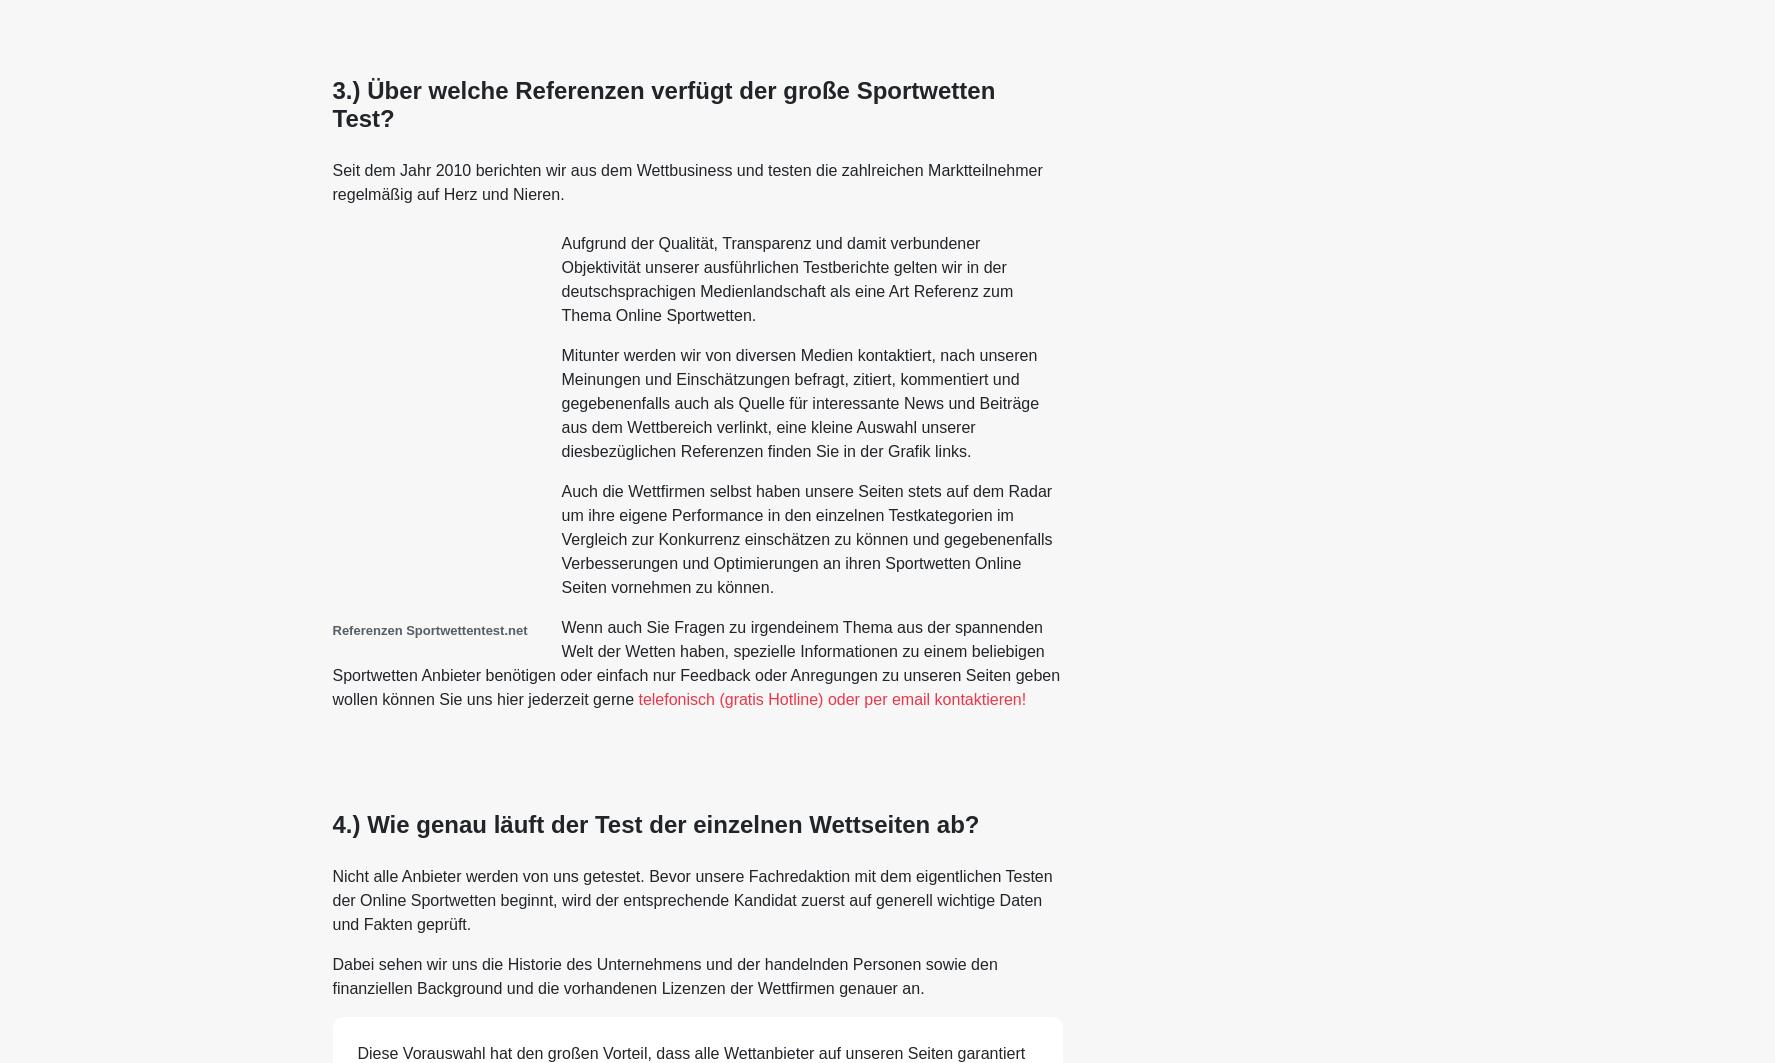 The image size is (1775, 1063). I want to click on 'Dabei sehen wir uns die Historie des Unternehmens und der handelnden Personen sowie den finanziellen Background und die vorhandenen Lizenzen der Wettfirmen genauer an.', so click(663, 975).